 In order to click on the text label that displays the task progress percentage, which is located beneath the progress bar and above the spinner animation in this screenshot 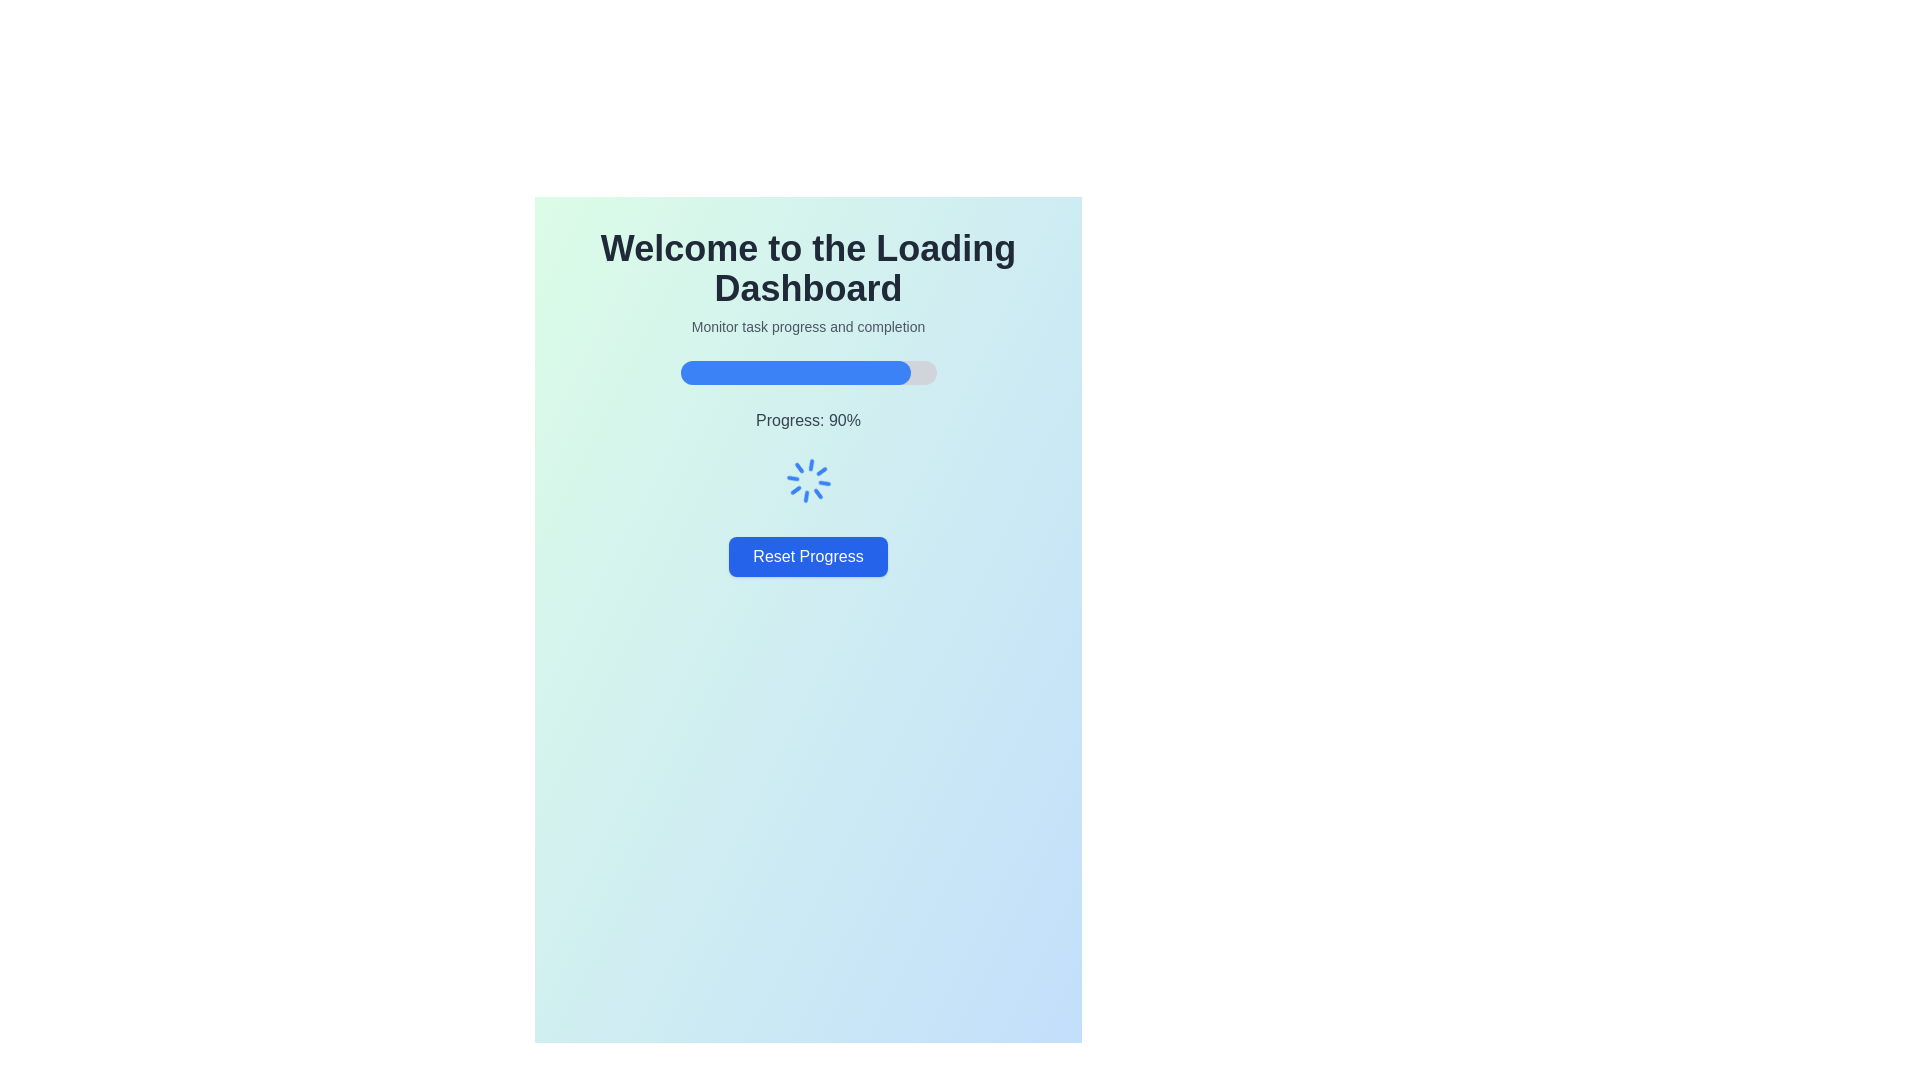, I will do `click(808, 419)`.